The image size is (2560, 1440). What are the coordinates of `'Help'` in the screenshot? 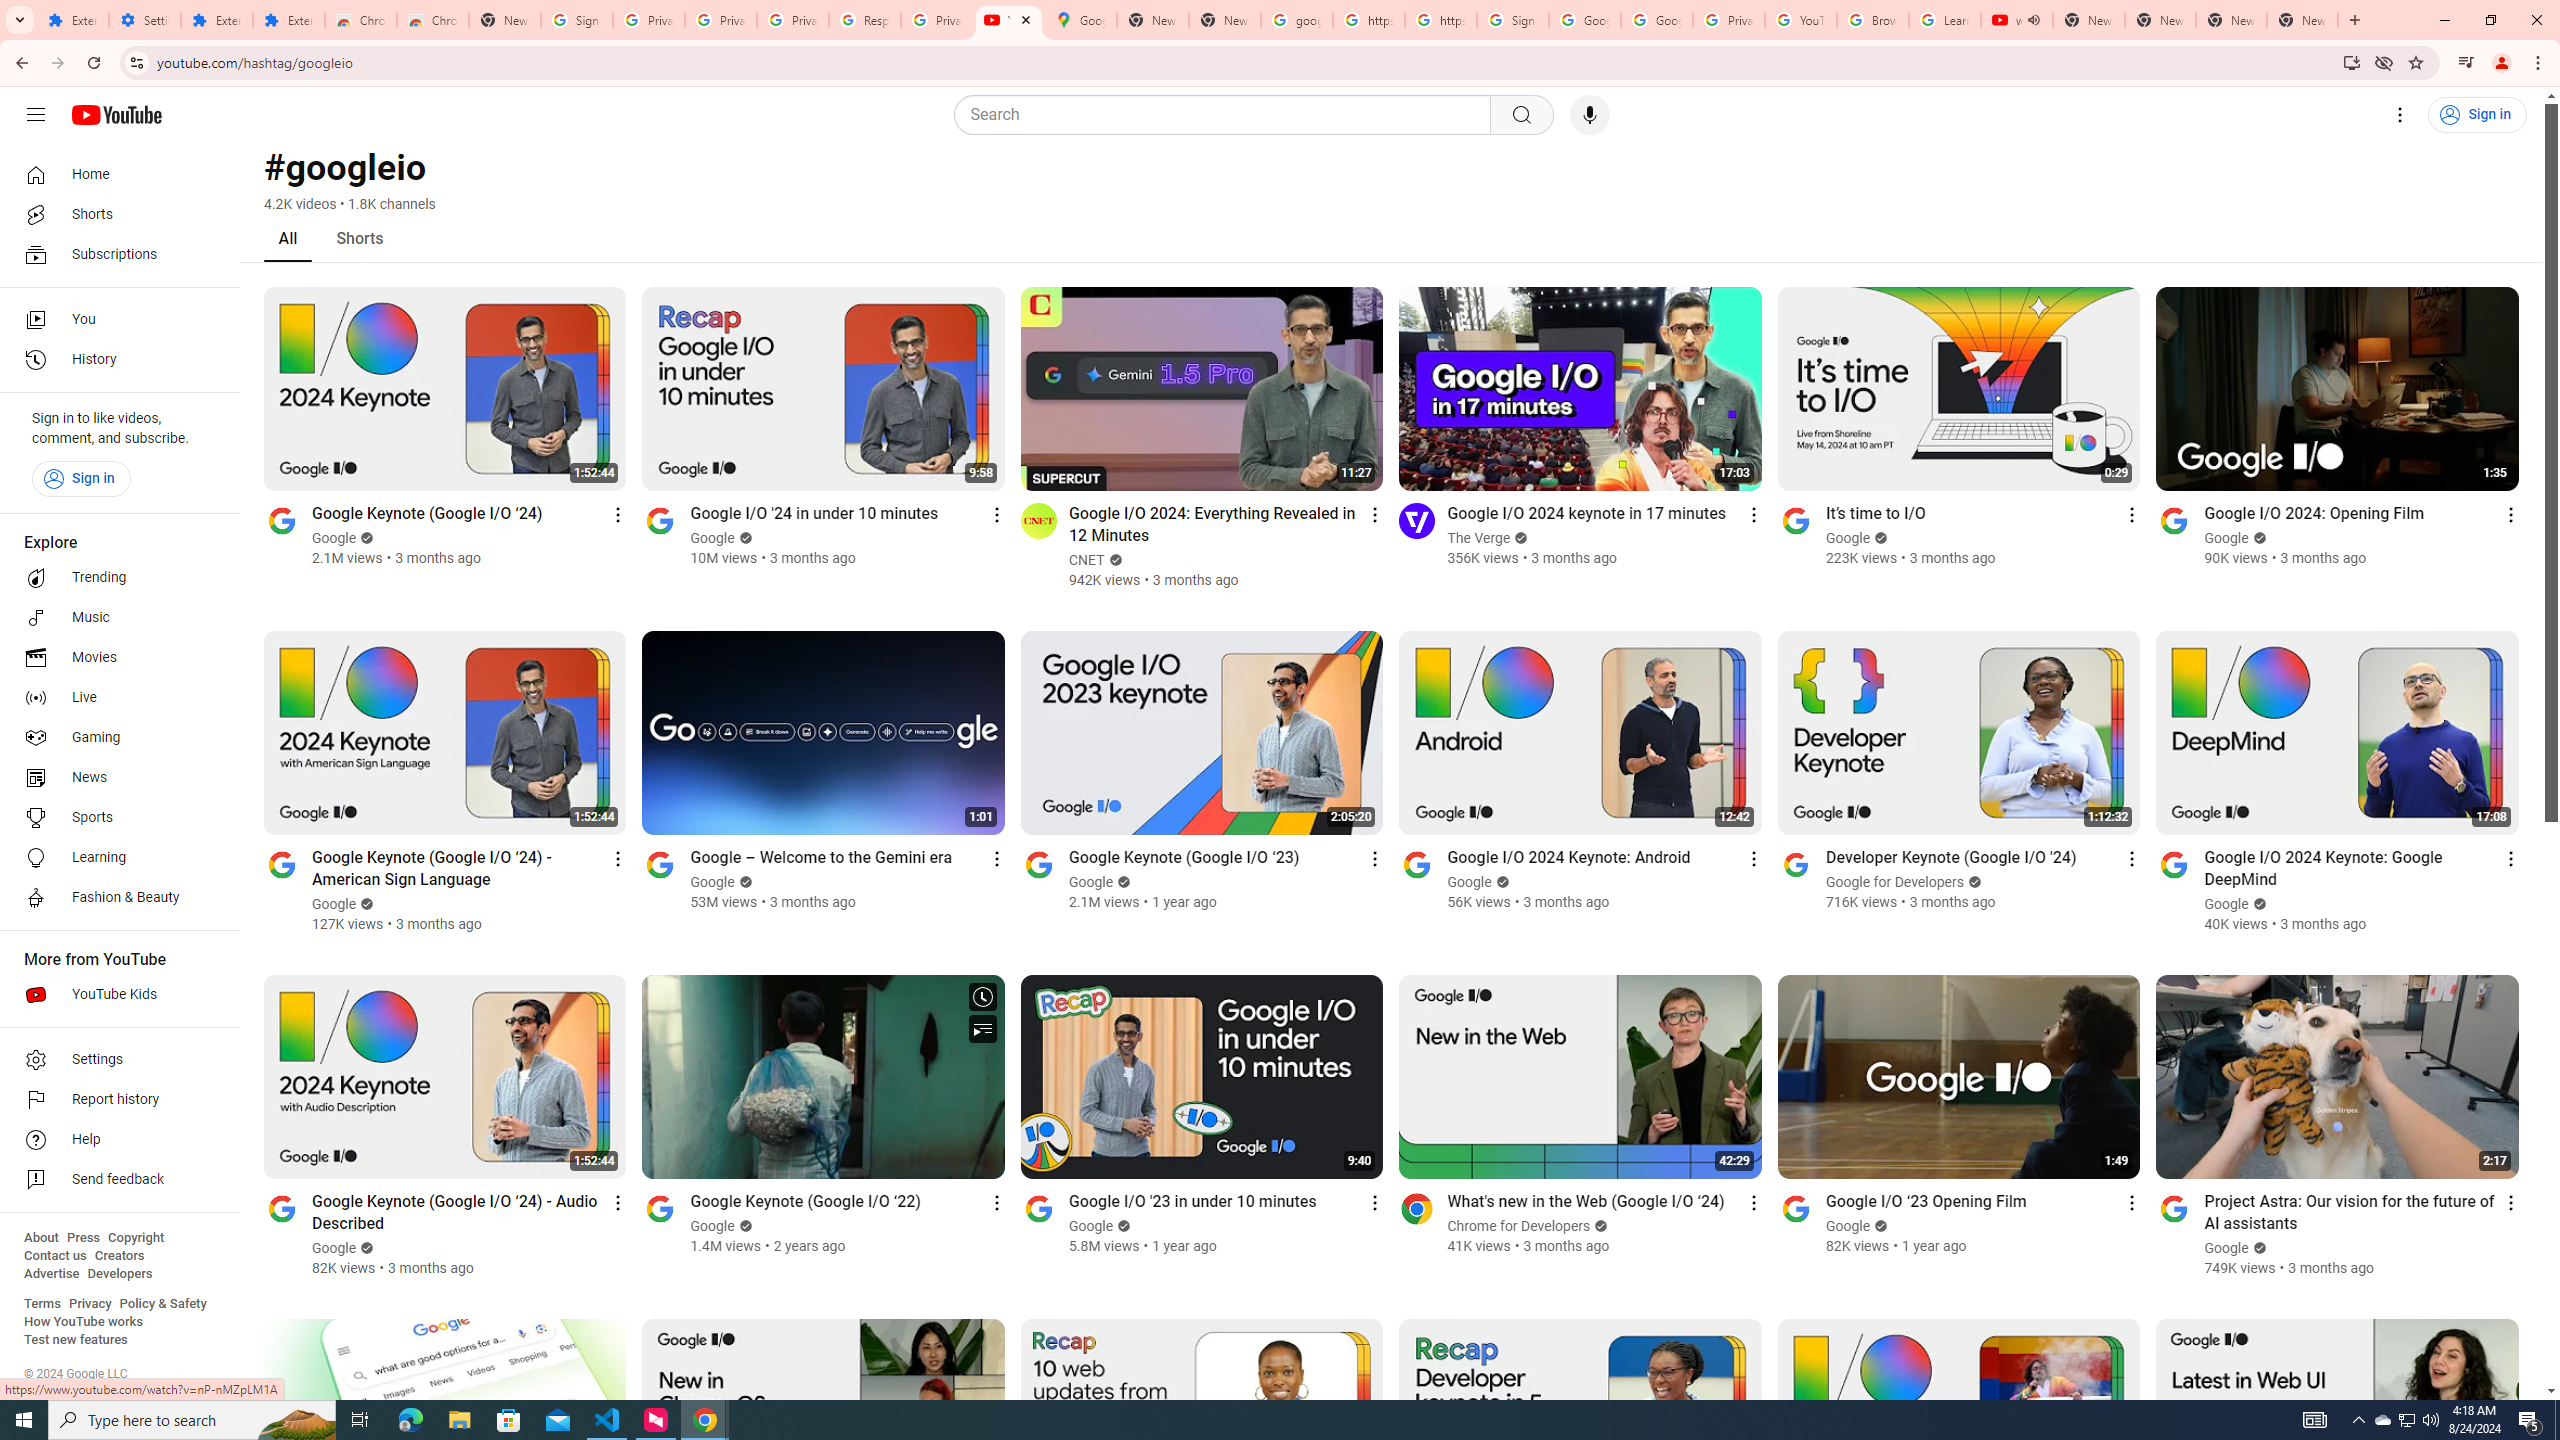 It's located at (113, 1140).